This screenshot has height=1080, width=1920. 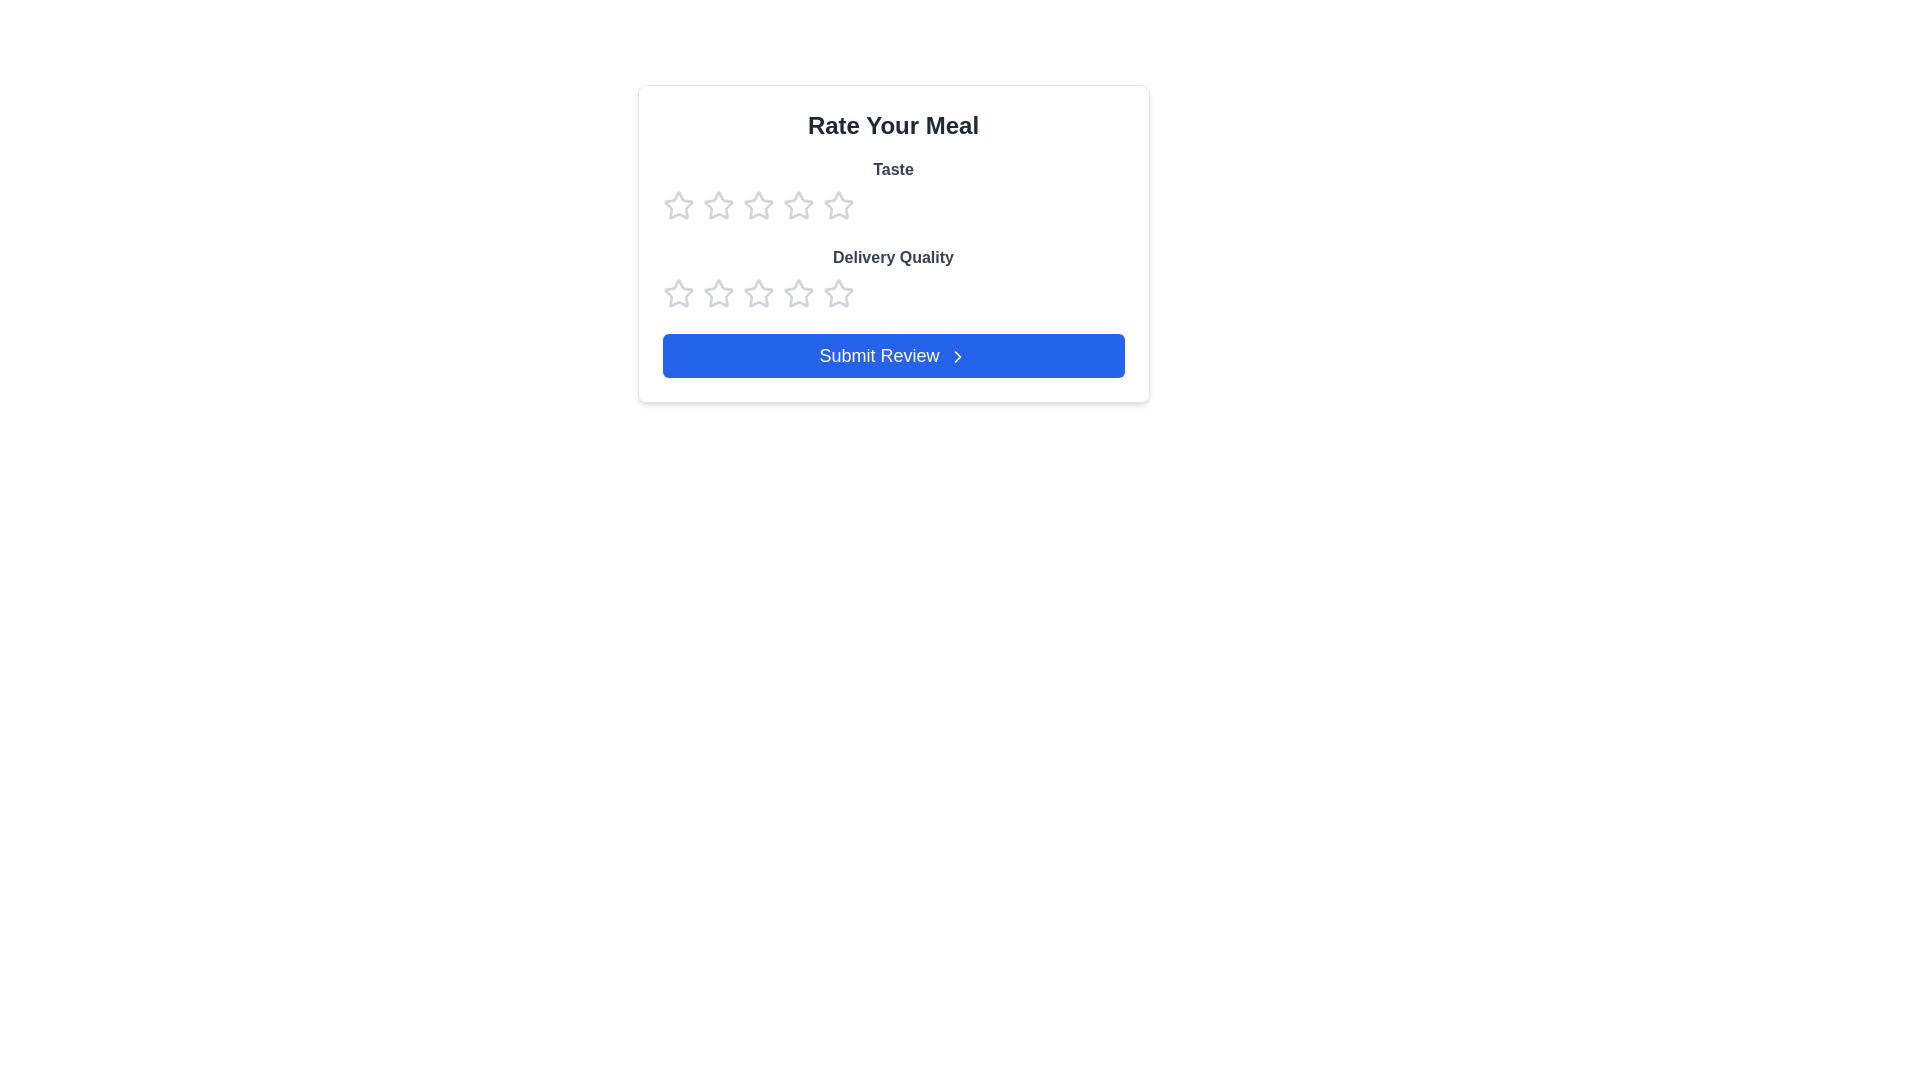 What do you see at coordinates (718, 293) in the screenshot?
I see `the second star in the 'Delivery Quality' rating row` at bounding box center [718, 293].